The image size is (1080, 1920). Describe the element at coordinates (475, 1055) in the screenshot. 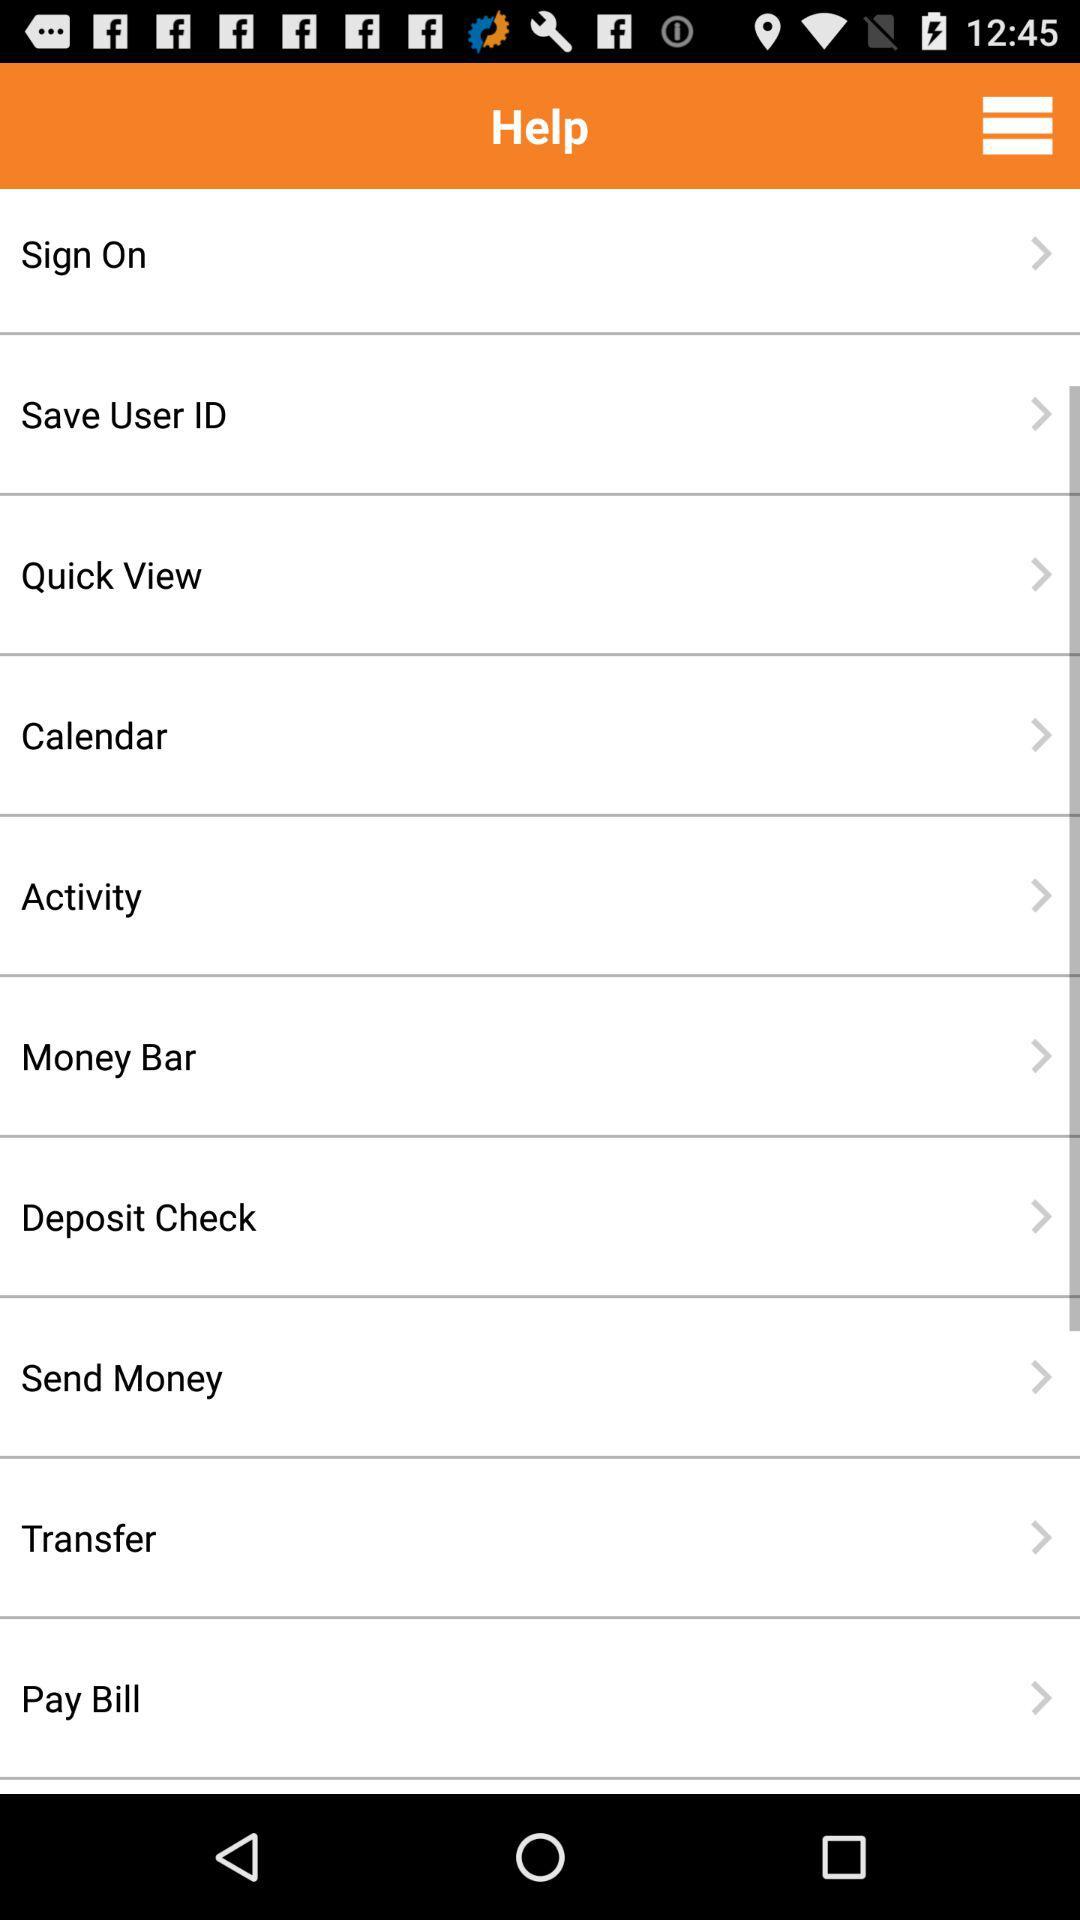

I see `money bar item` at that location.